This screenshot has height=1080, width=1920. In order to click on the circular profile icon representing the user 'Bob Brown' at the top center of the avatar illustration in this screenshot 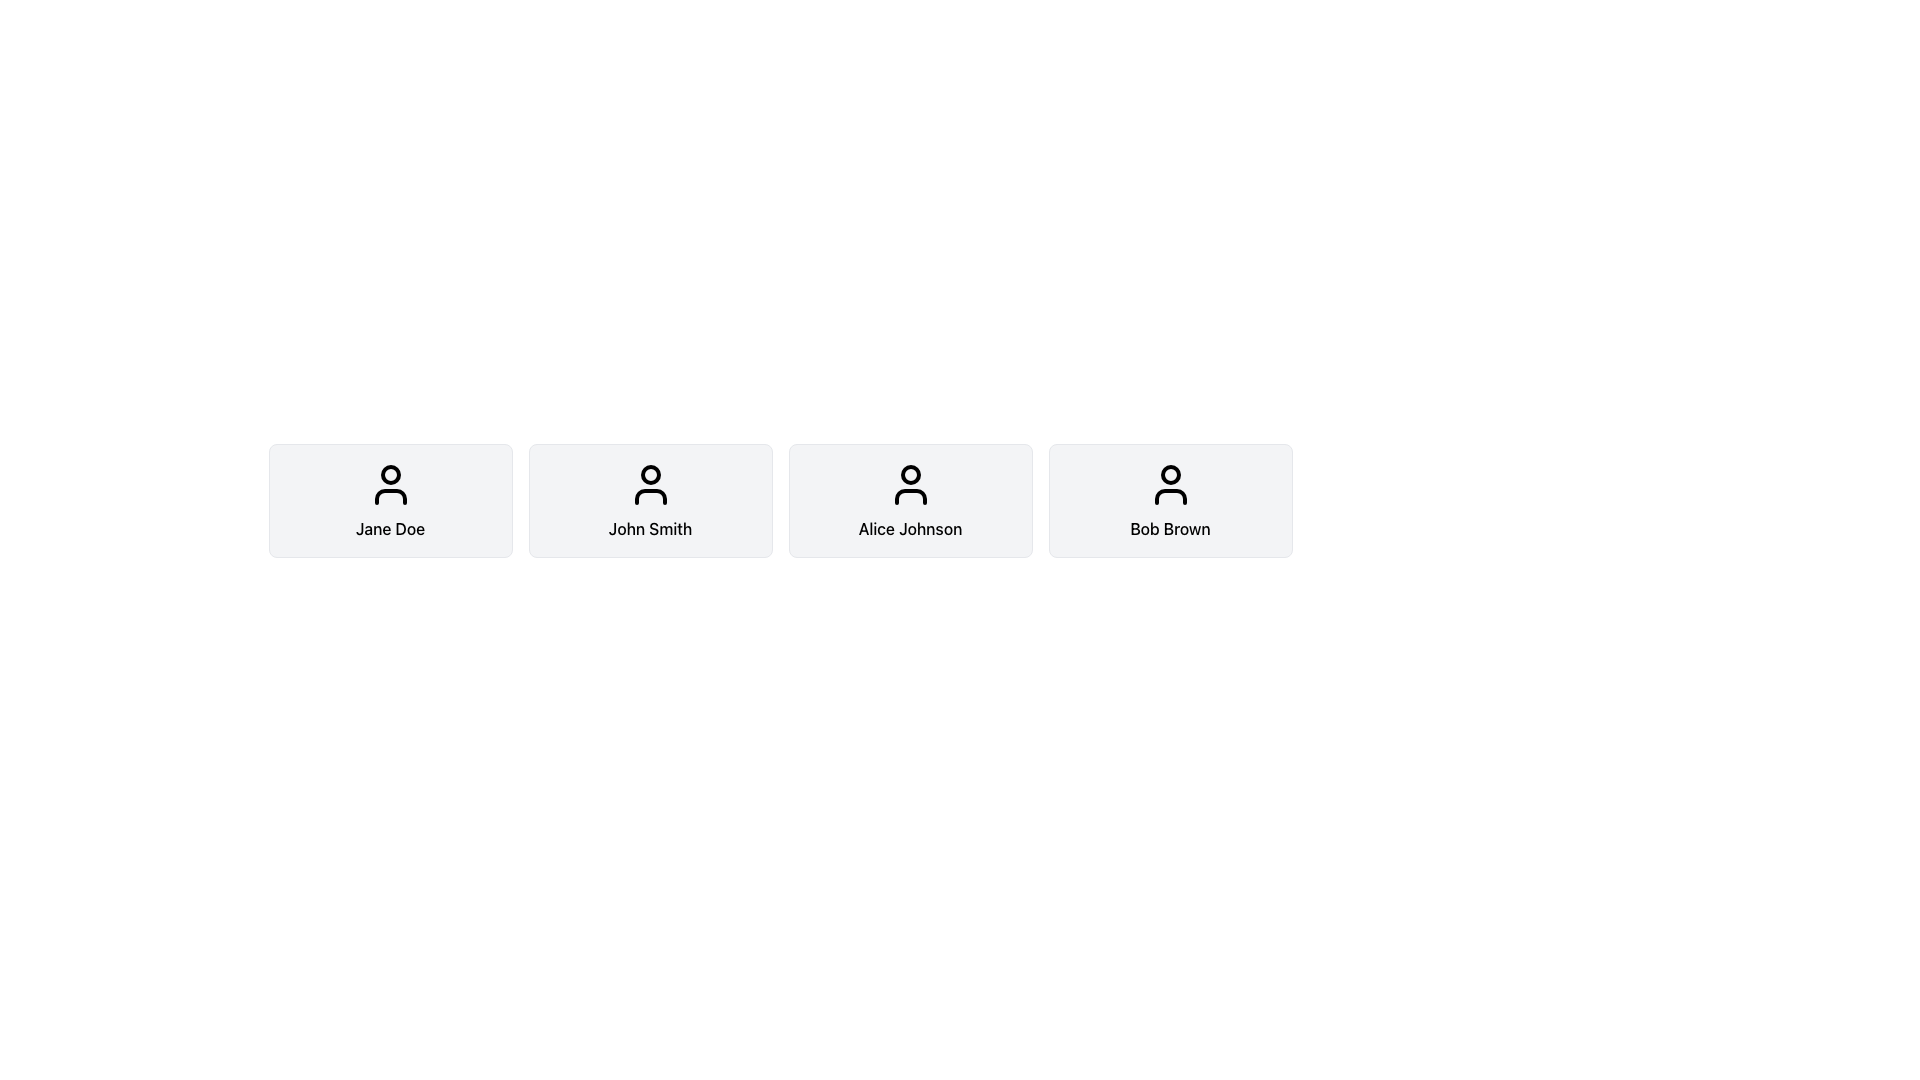, I will do `click(1170, 474)`.